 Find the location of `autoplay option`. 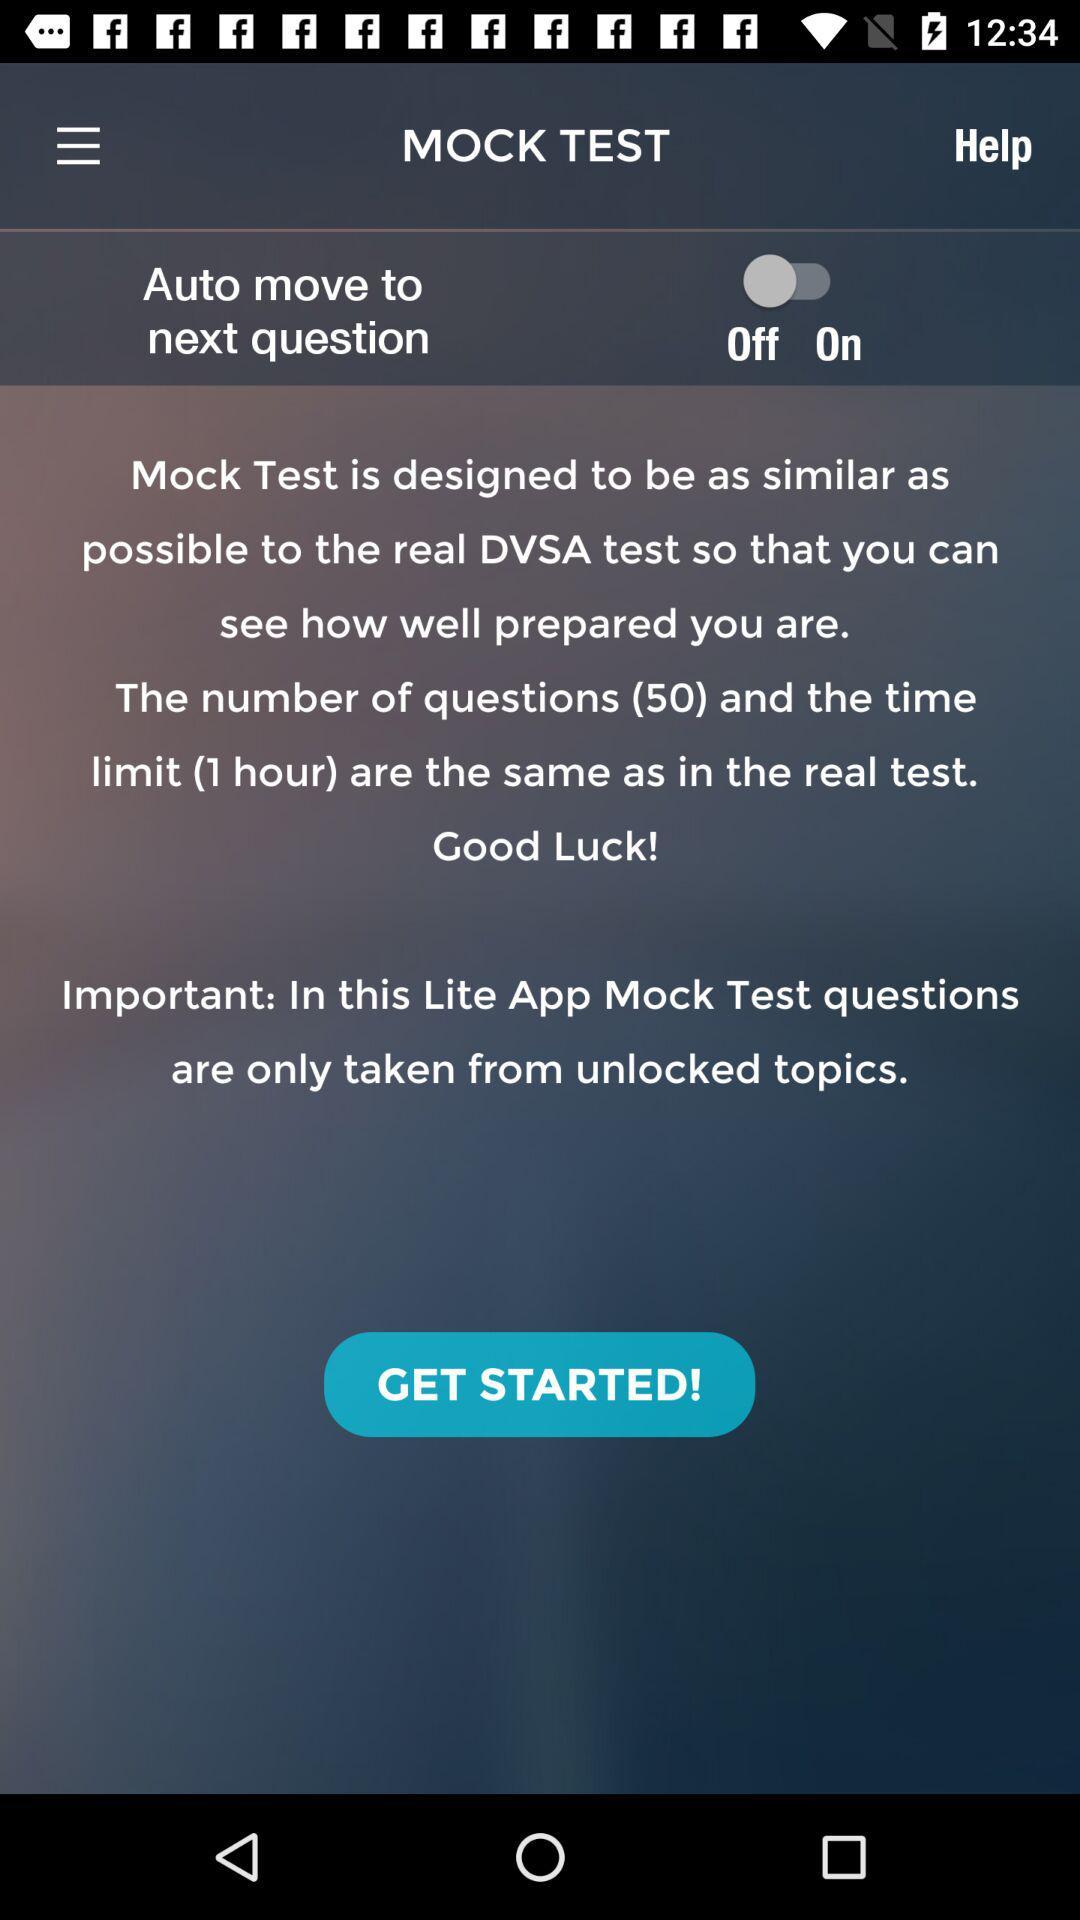

autoplay option is located at coordinates (795, 279).